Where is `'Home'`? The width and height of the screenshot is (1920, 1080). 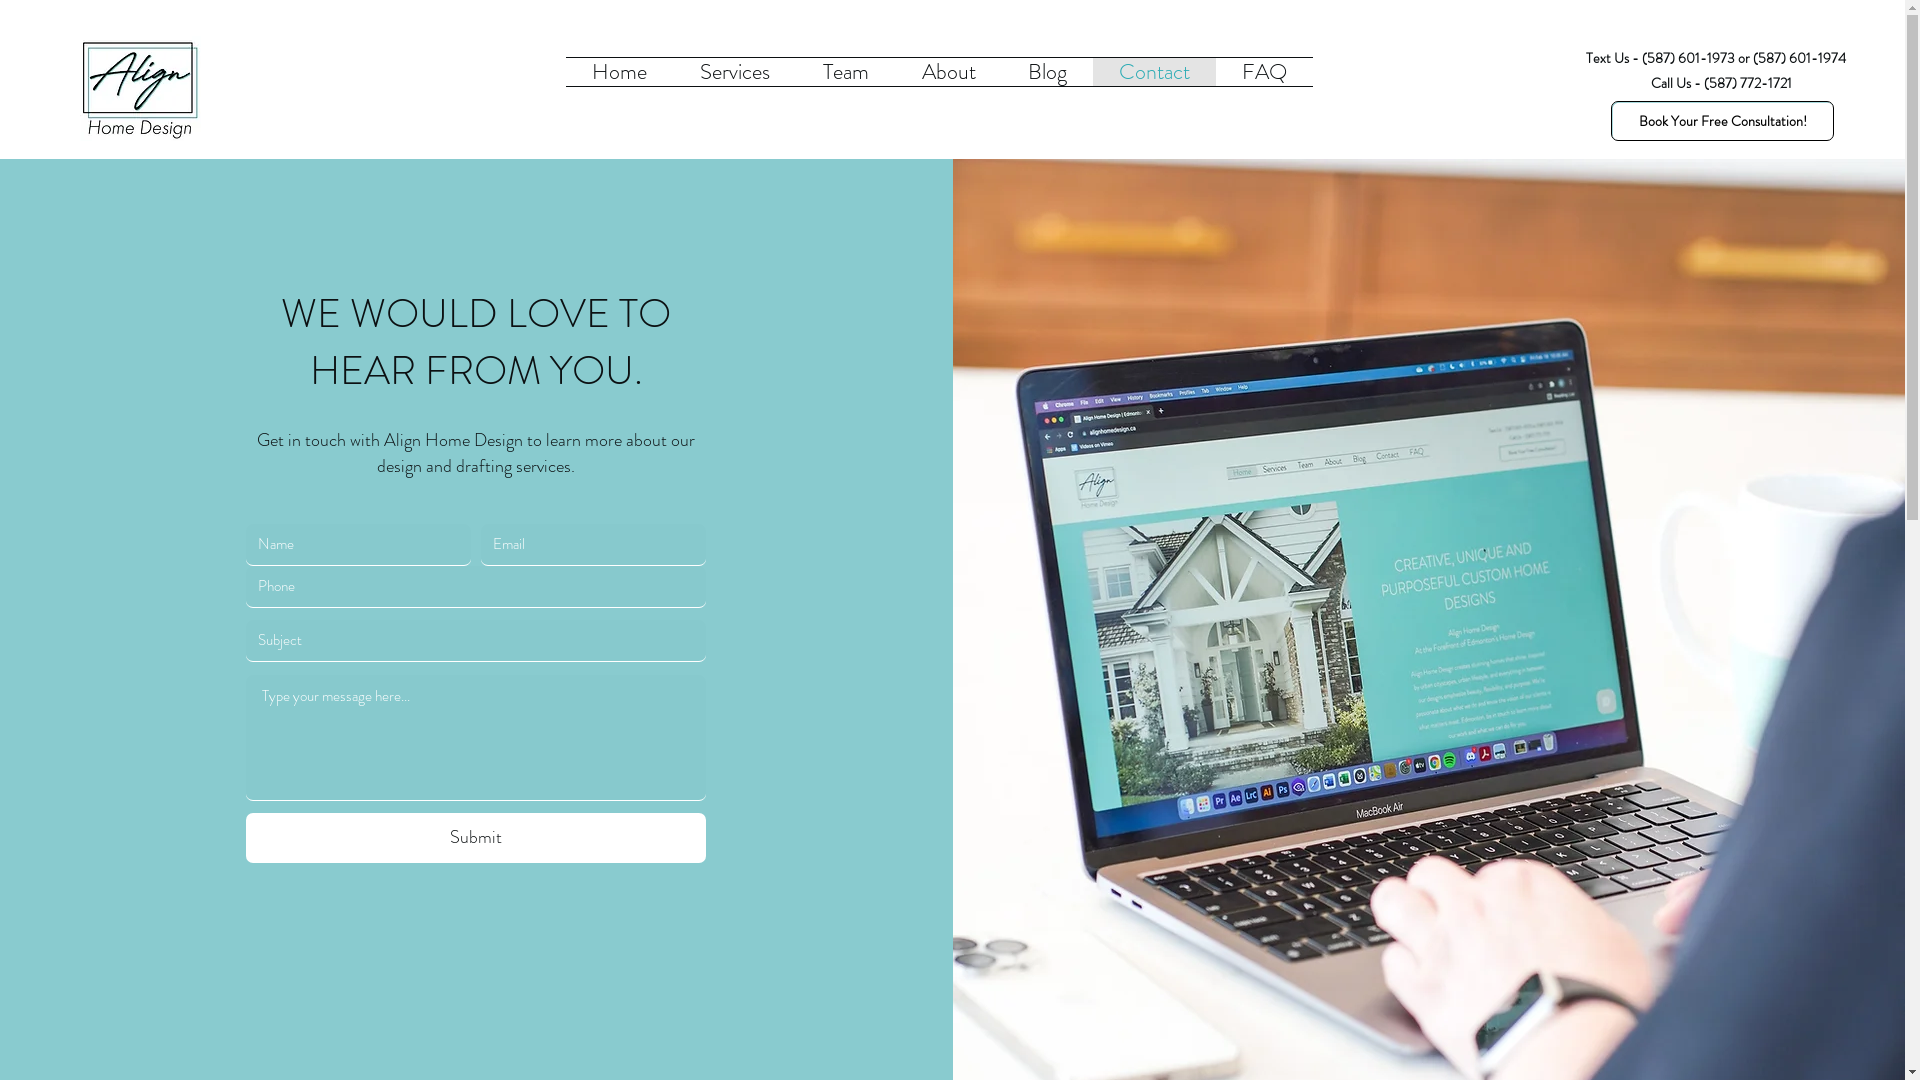
'Home' is located at coordinates (618, 71).